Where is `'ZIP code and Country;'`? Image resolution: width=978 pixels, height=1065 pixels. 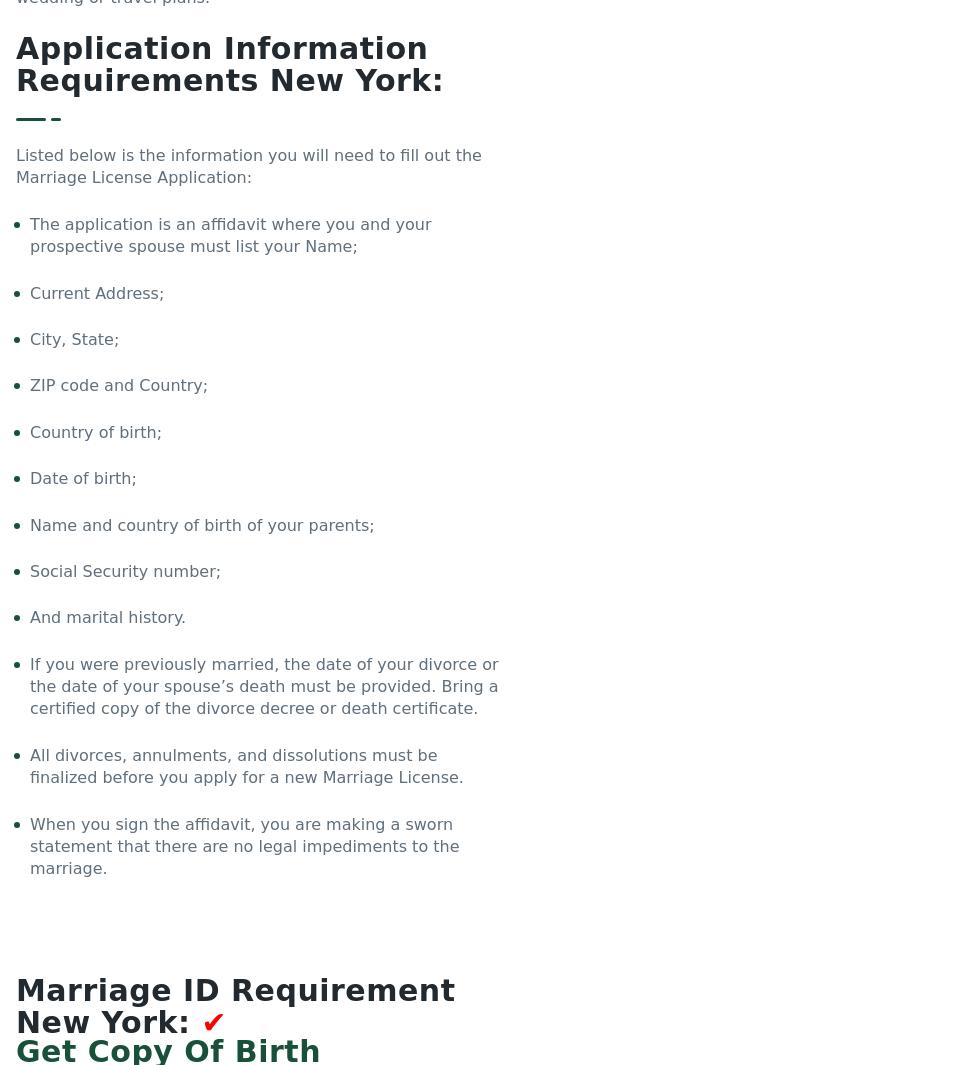
'ZIP code and Country;' is located at coordinates (119, 384).